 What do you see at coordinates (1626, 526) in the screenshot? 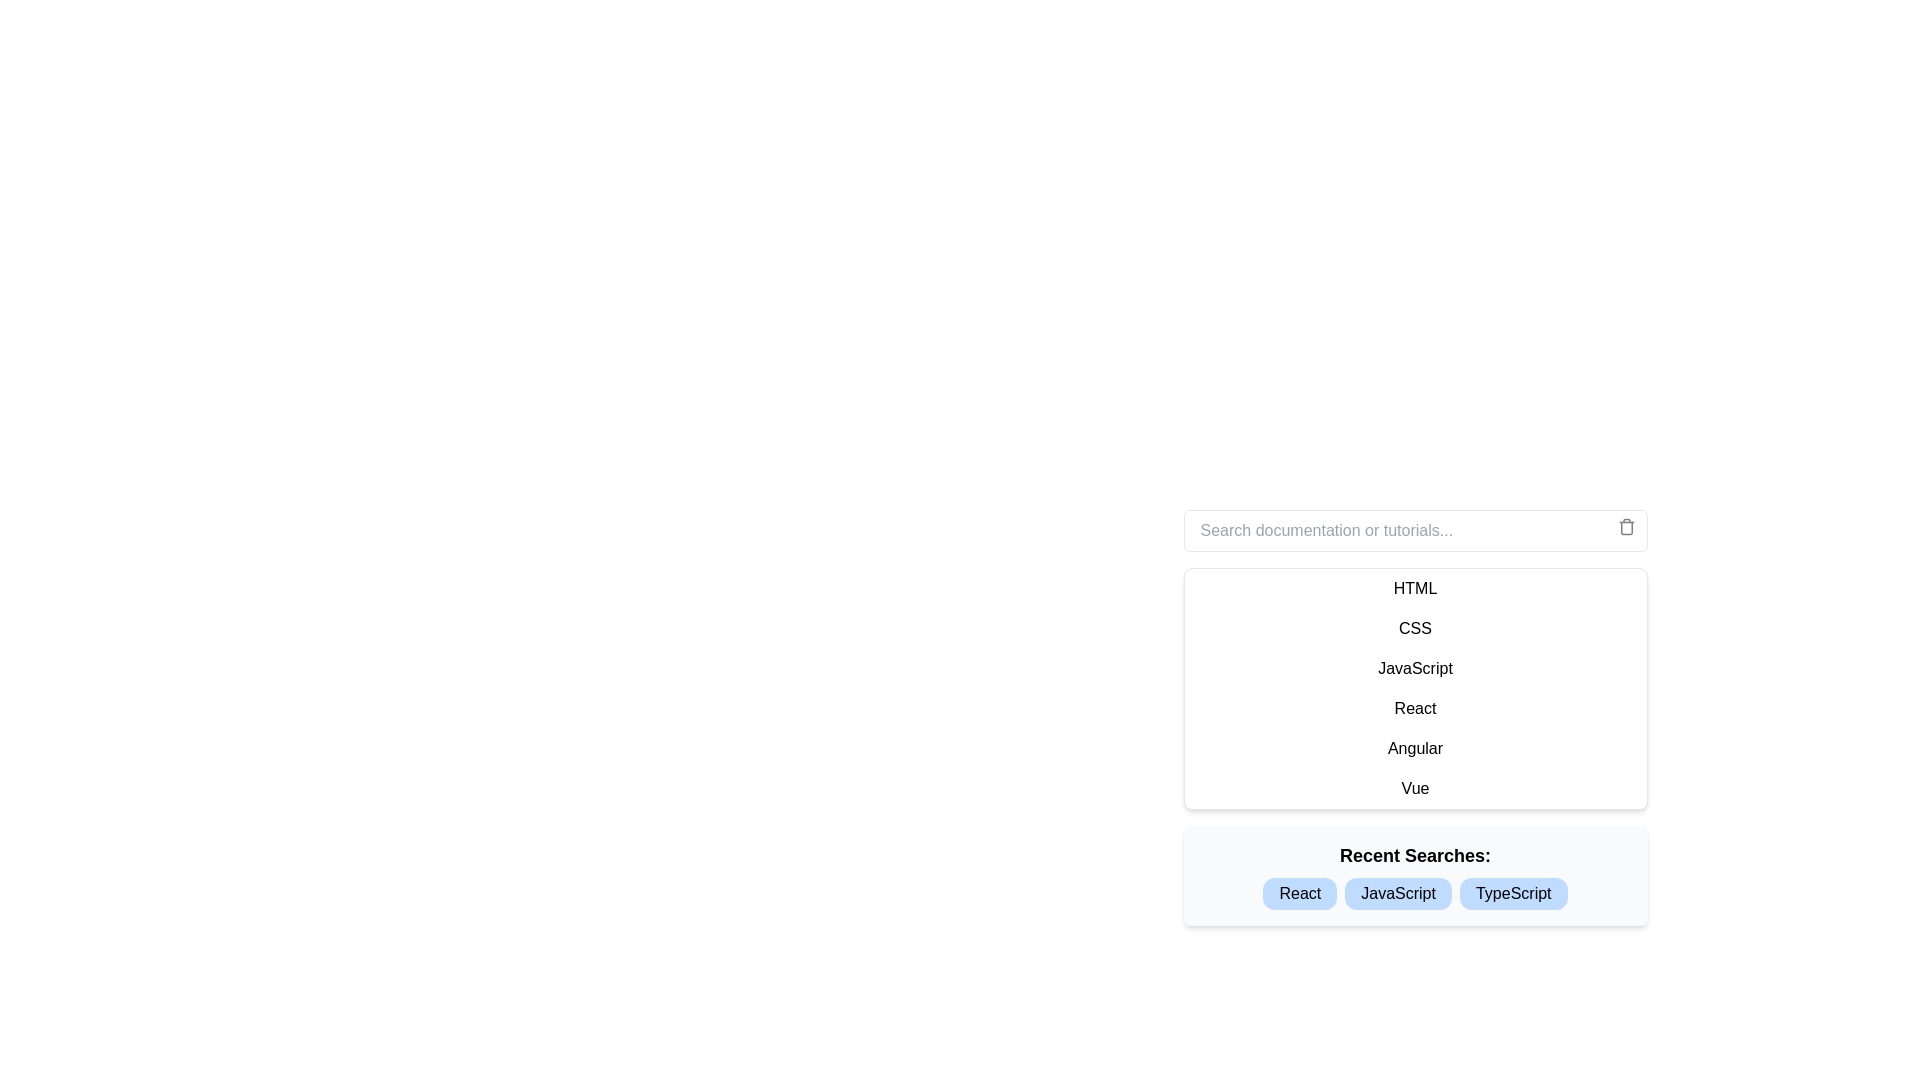
I see `the trash bin icon button located at the top-right corner of the search input field to clear the input field` at bounding box center [1626, 526].